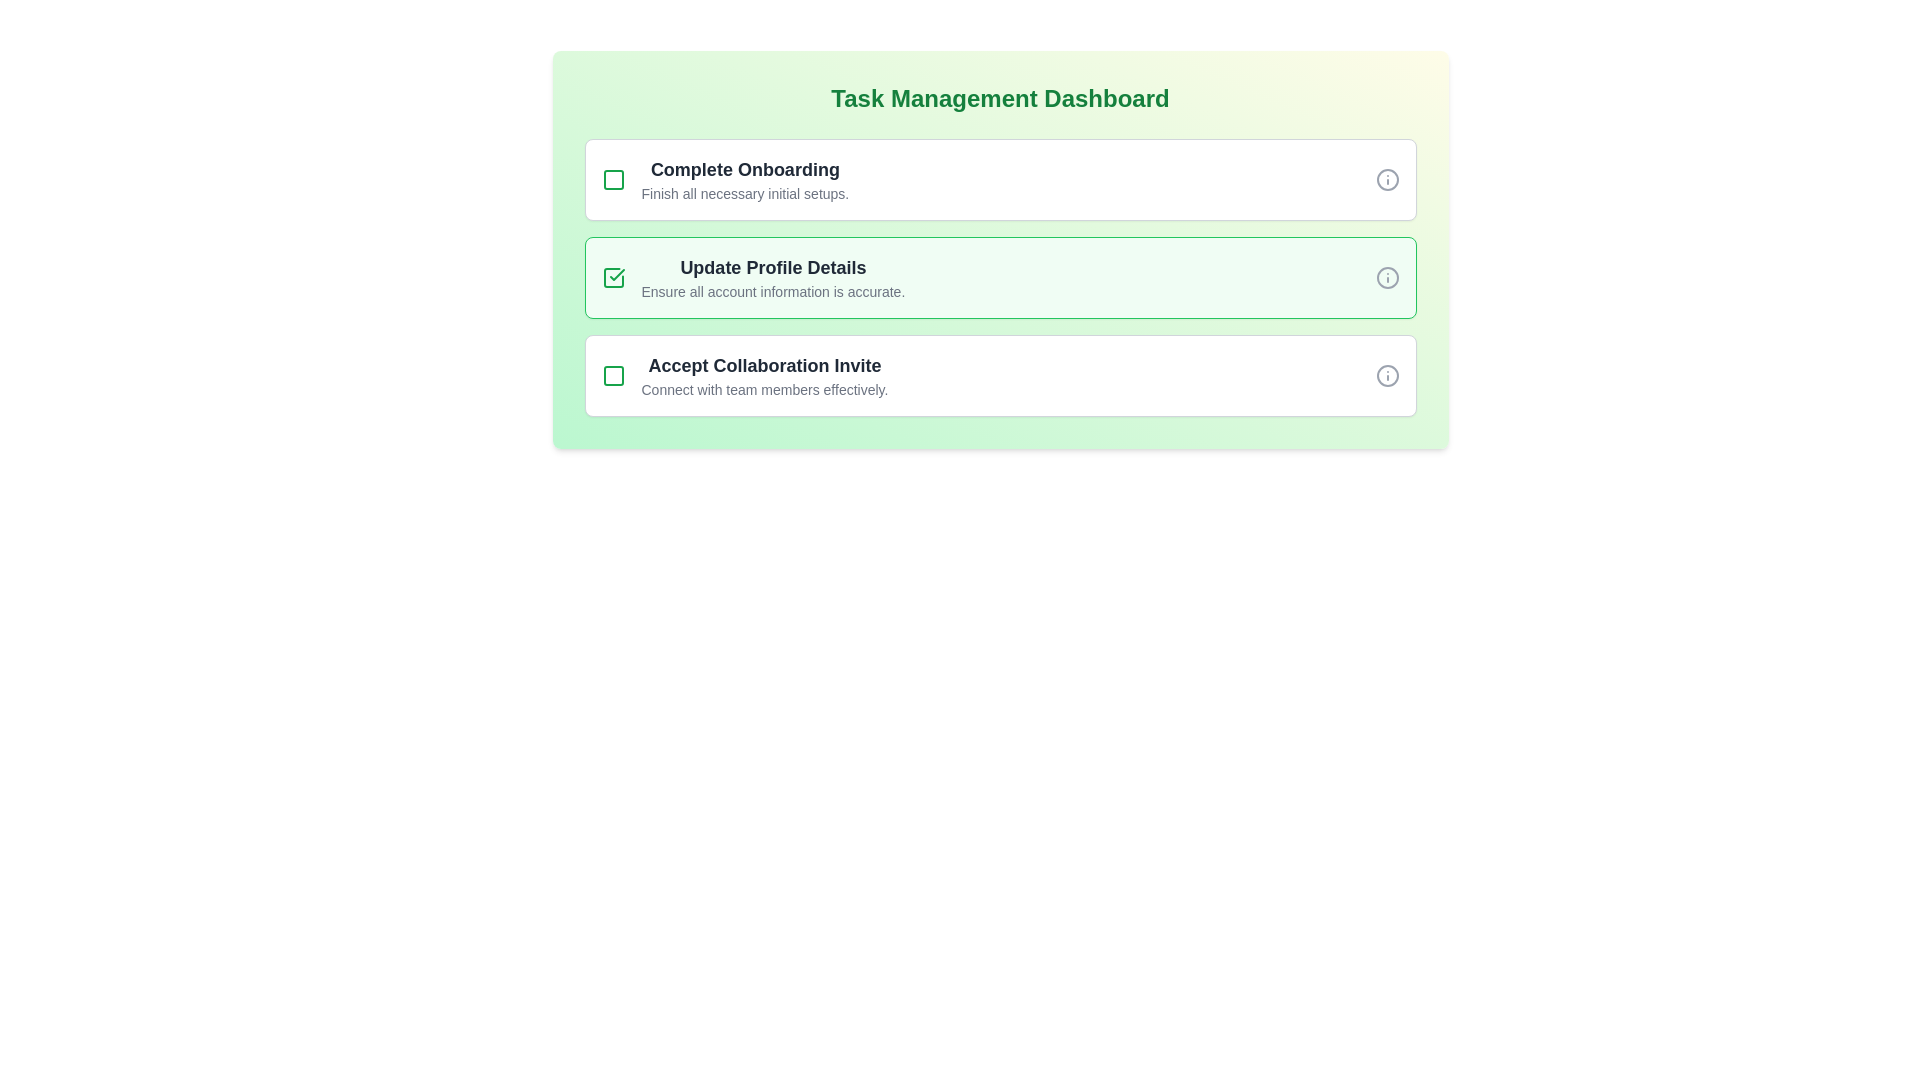 This screenshot has width=1920, height=1080. What do you see at coordinates (1386, 277) in the screenshot?
I see `the circular Information icon with an 'i' symbol inside, located at the far right of the 'Update Profile Details' task row` at bounding box center [1386, 277].